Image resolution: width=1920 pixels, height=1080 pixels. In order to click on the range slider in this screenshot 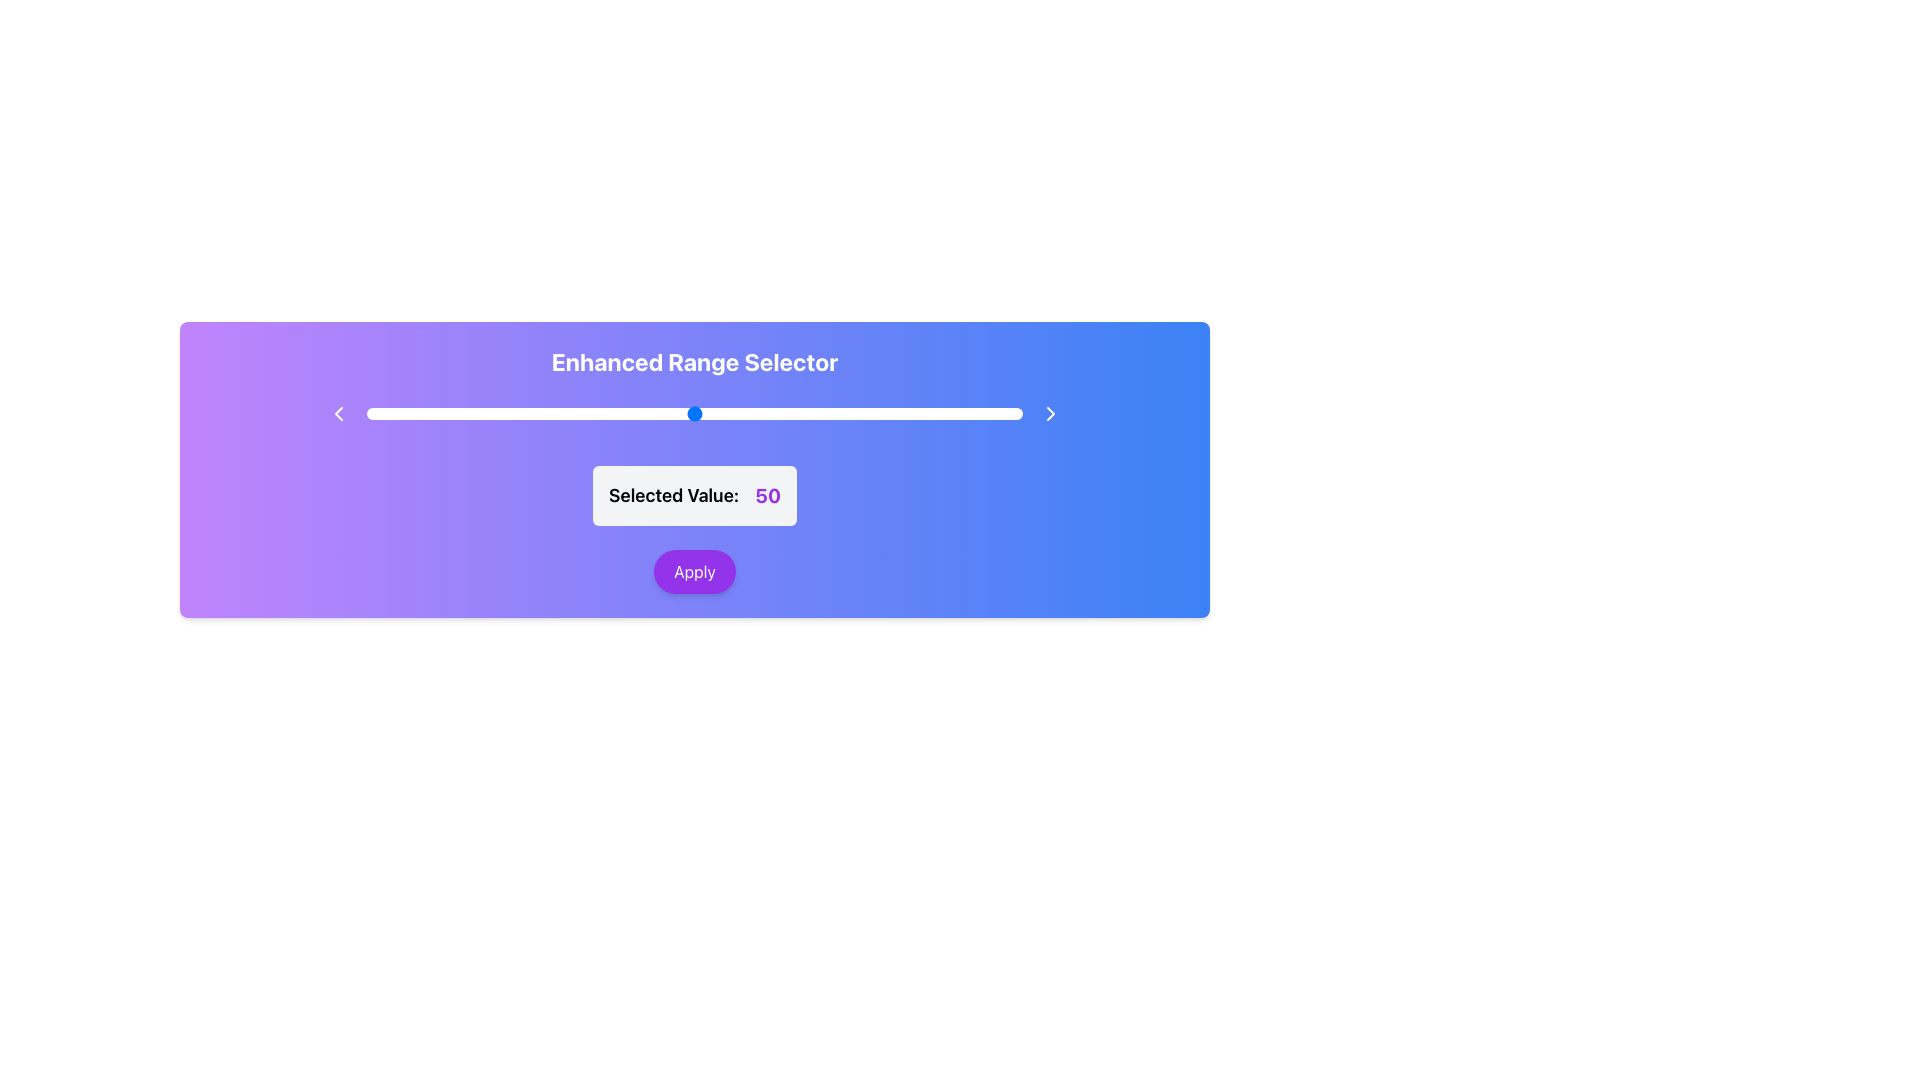, I will do `click(675, 412)`.